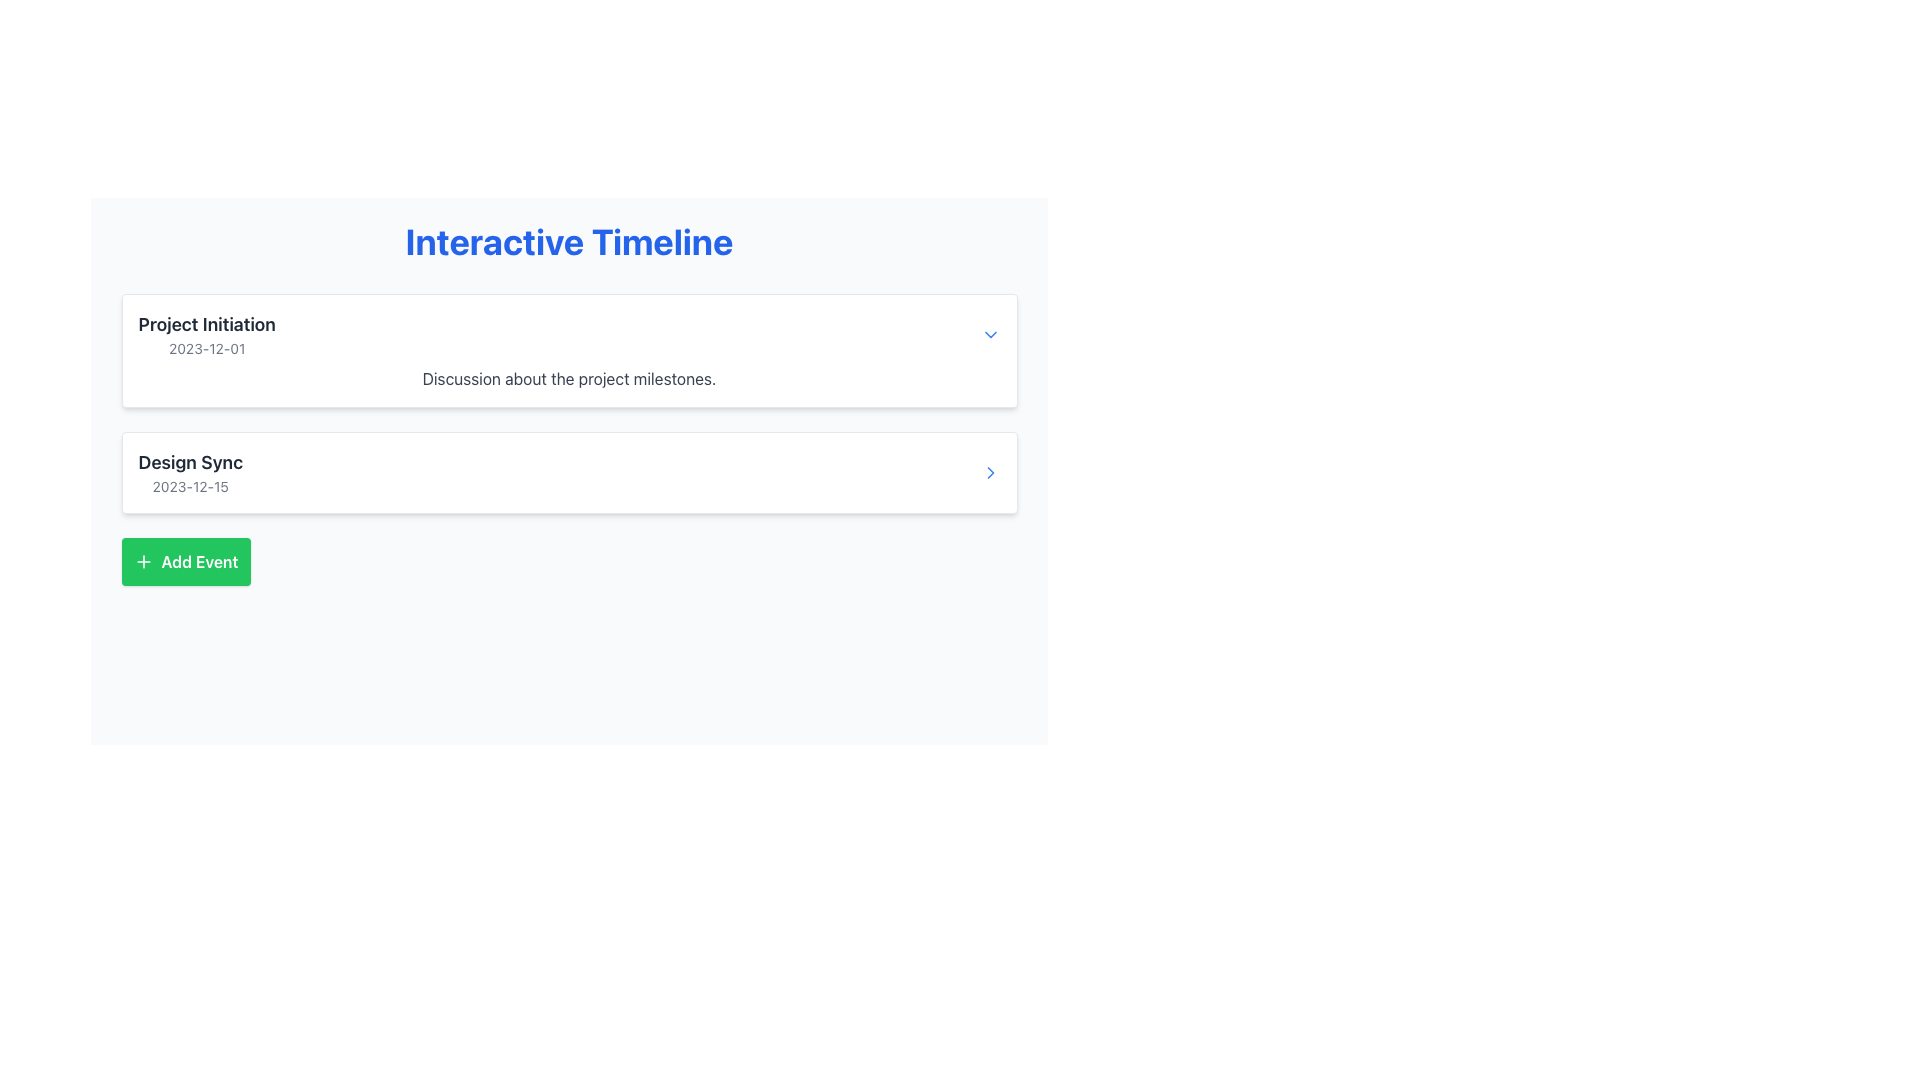  I want to click on the navigation button located at the far-right of the 'Design Sync' entry in the timeline, so click(990, 473).